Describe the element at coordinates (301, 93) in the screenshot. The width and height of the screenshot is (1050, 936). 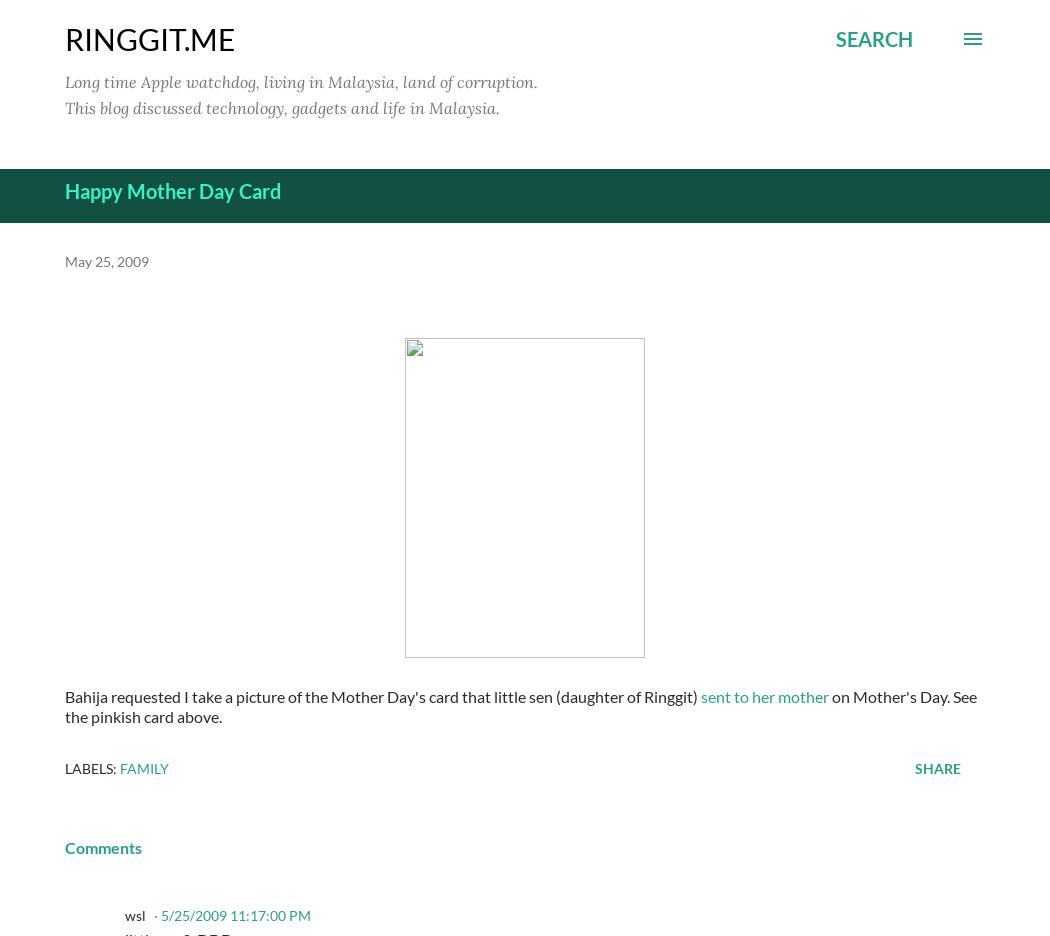
I see `'Long time Apple watchdog, living in Malaysia, land of corruption. This blog discussed technology, gadgets and life in Malaysia.'` at that location.